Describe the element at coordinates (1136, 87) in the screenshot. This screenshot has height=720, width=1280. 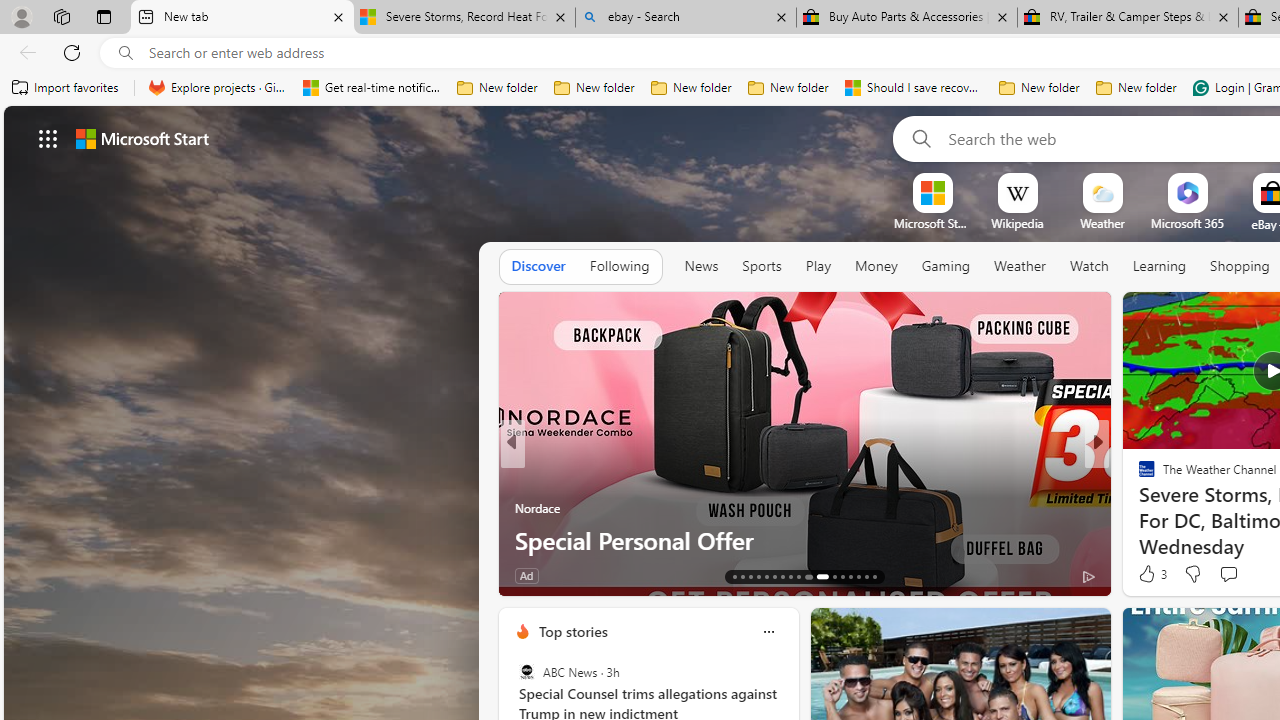
I see `'New folder'` at that location.